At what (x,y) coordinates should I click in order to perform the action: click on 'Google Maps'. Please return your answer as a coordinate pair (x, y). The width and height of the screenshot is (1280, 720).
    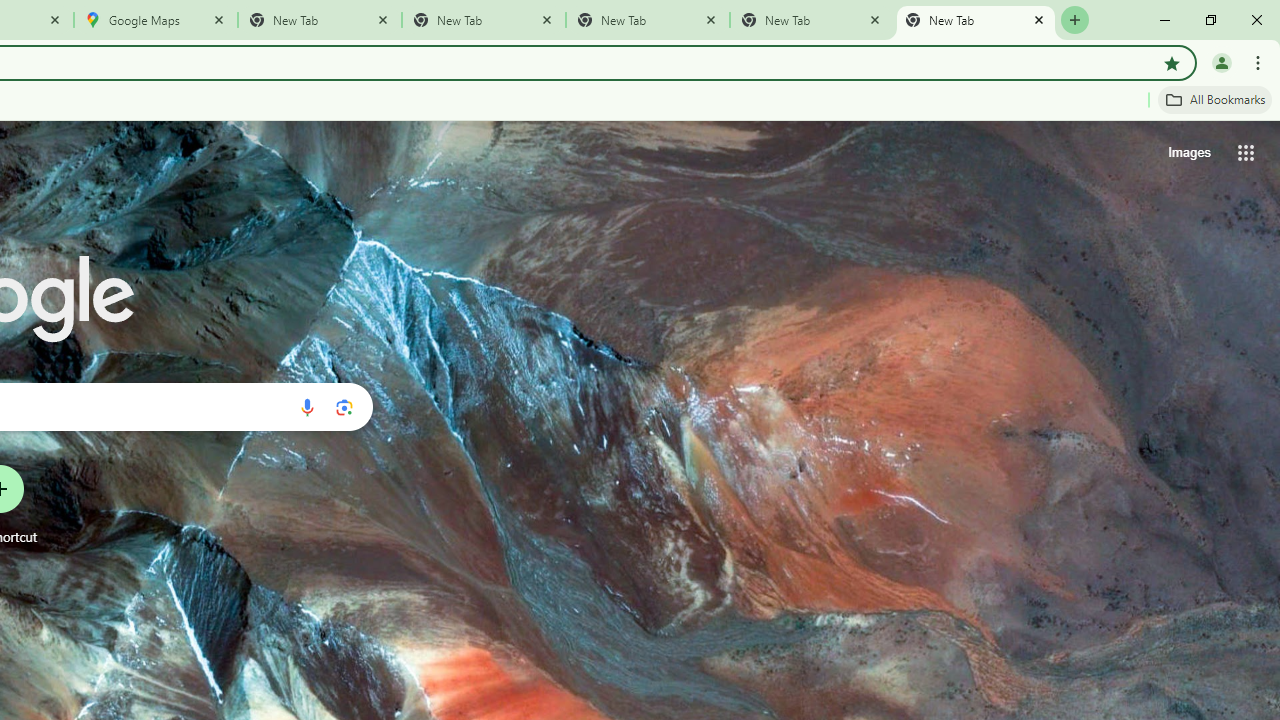
    Looking at the image, I should click on (155, 20).